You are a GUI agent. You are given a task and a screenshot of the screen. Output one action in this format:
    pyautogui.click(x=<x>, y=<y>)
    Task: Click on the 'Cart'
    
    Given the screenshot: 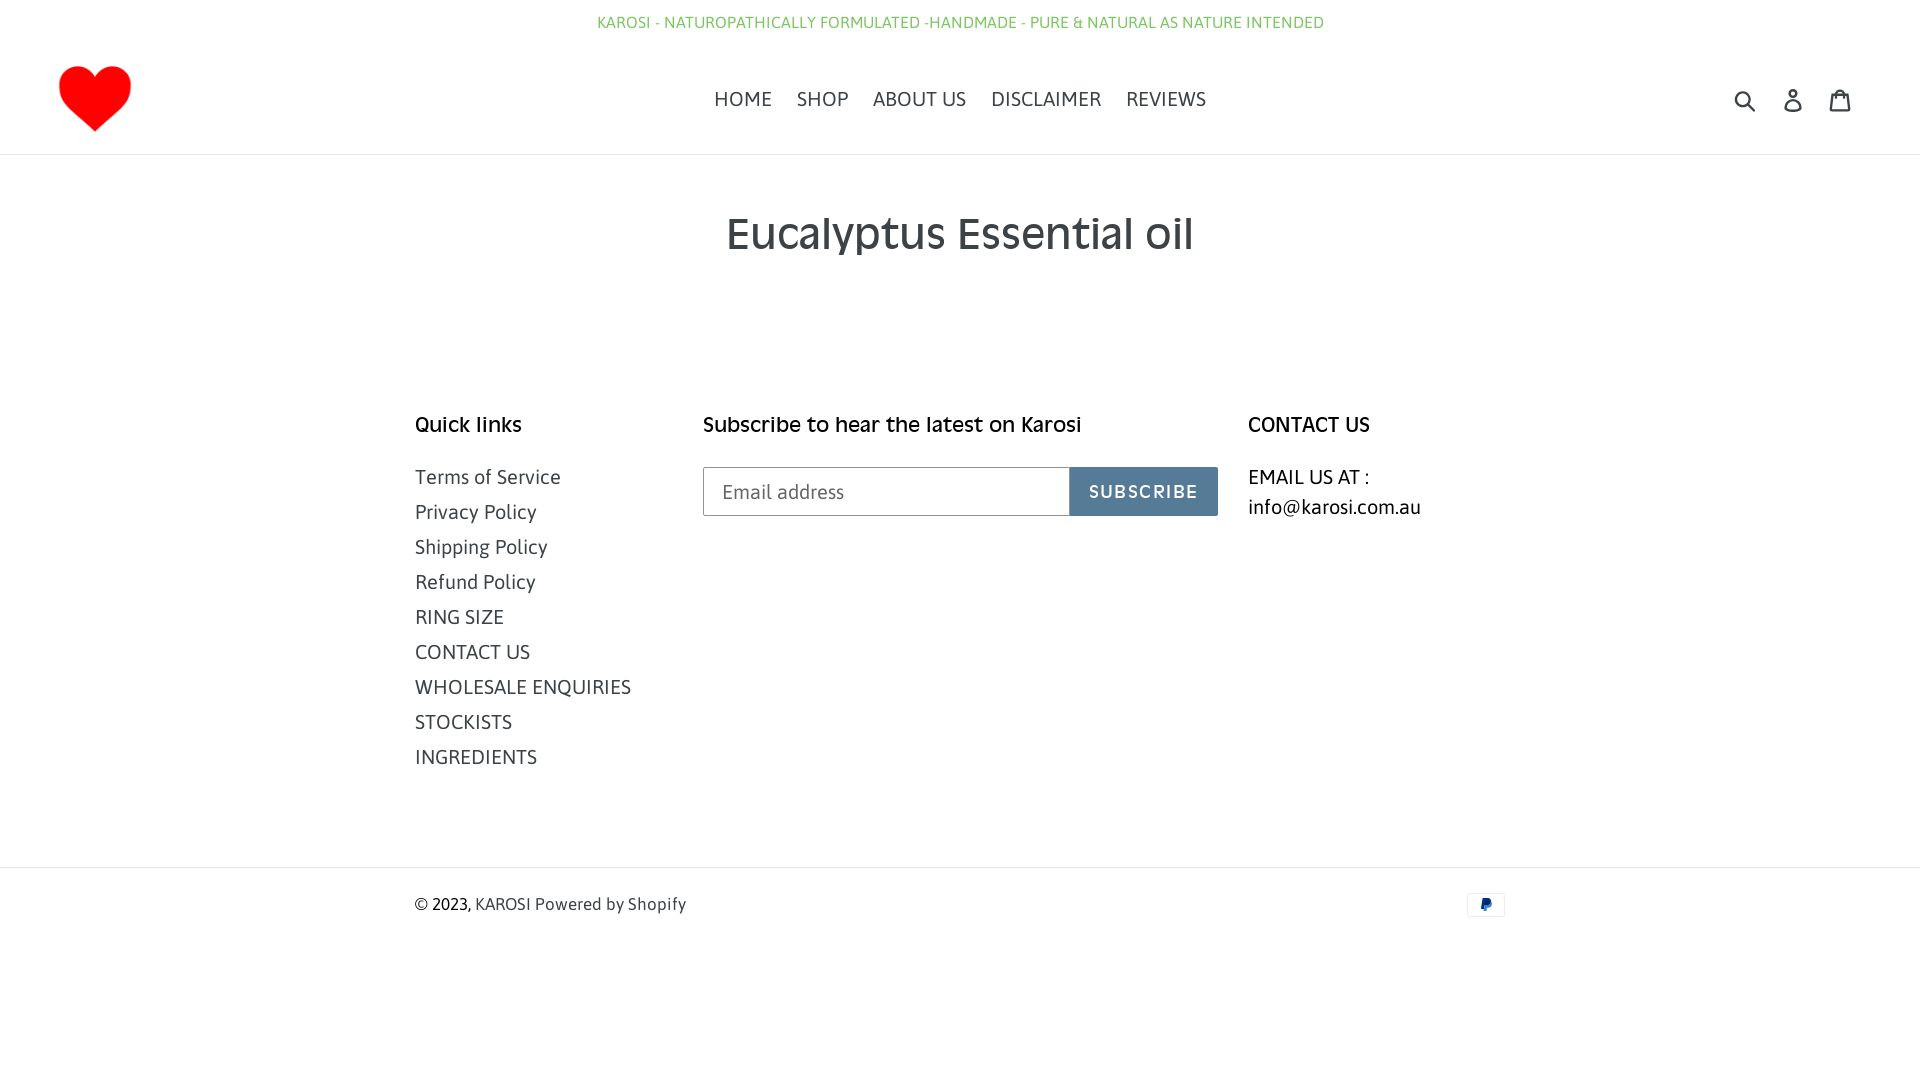 What is the action you would take?
    pyautogui.click(x=1840, y=99)
    